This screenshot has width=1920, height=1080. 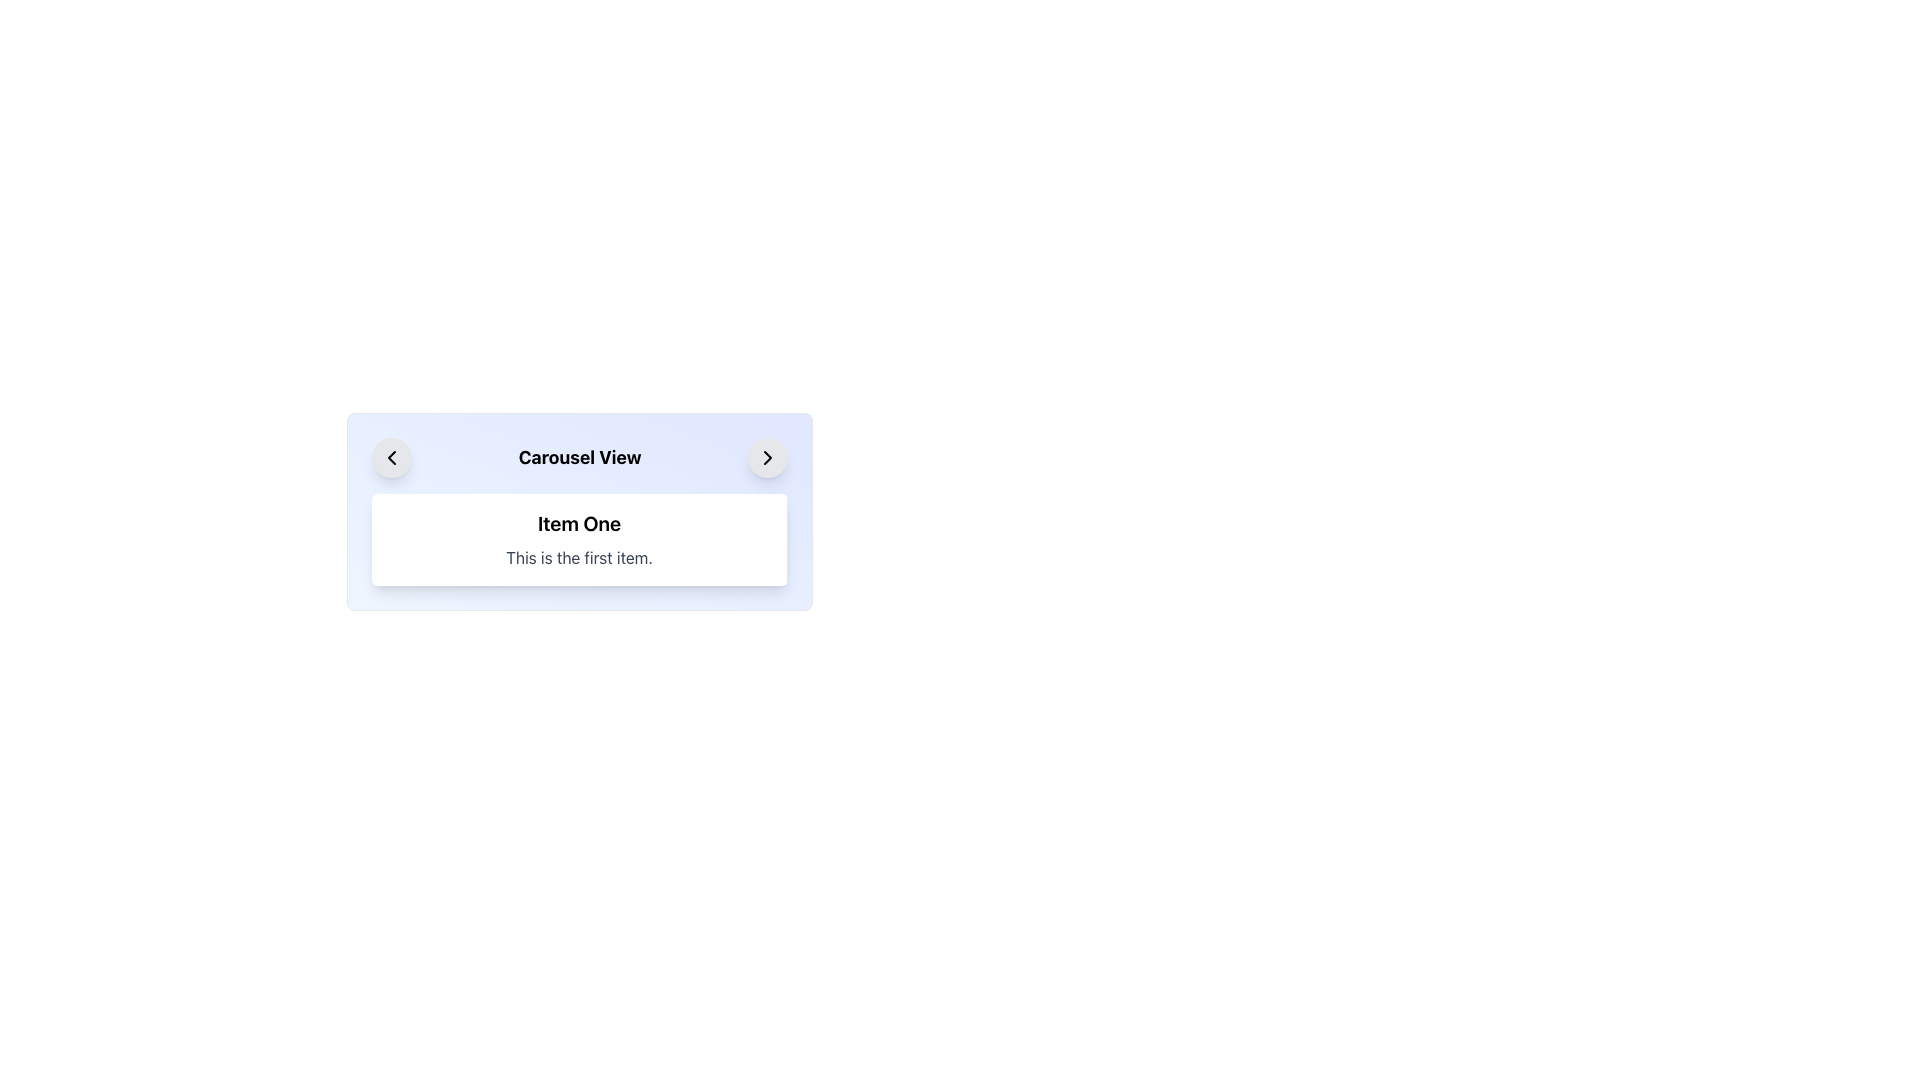 What do you see at coordinates (392, 458) in the screenshot?
I see `the circular button with a left-pointing chevron icon on the left side of the header area for the 'Carousel View' section` at bounding box center [392, 458].